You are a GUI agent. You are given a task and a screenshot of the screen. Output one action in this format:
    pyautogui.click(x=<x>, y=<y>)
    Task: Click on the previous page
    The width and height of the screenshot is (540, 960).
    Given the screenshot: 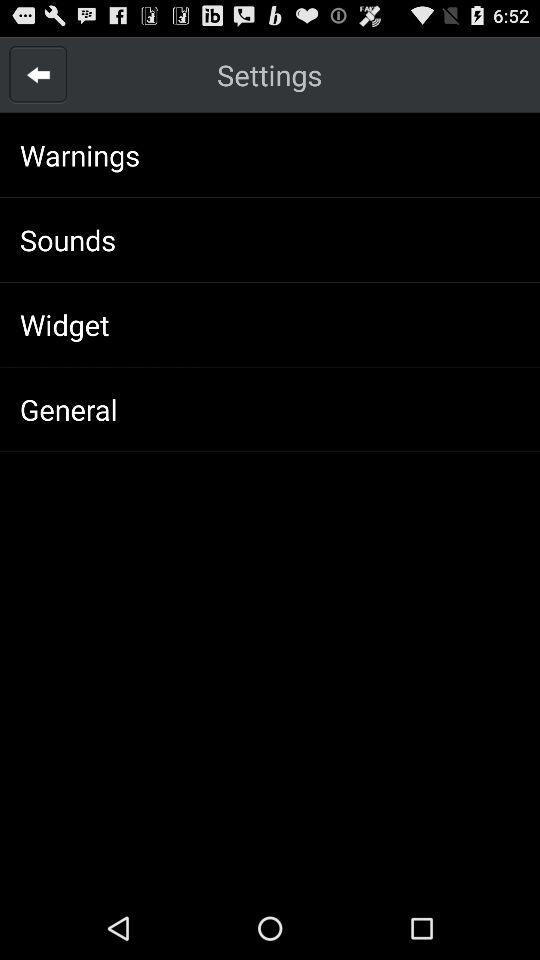 What is the action you would take?
    pyautogui.click(x=38, y=74)
    